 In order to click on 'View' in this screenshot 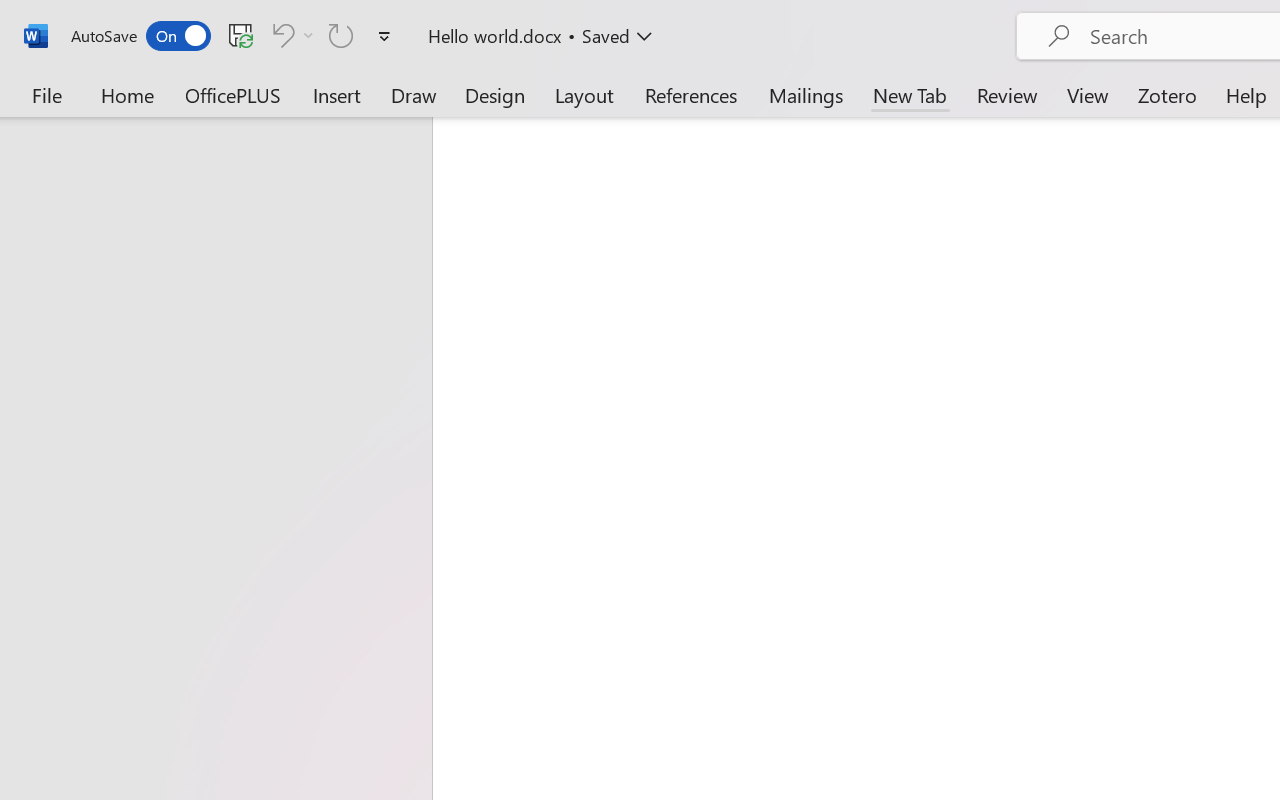, I will do `click(1087, 94)`.